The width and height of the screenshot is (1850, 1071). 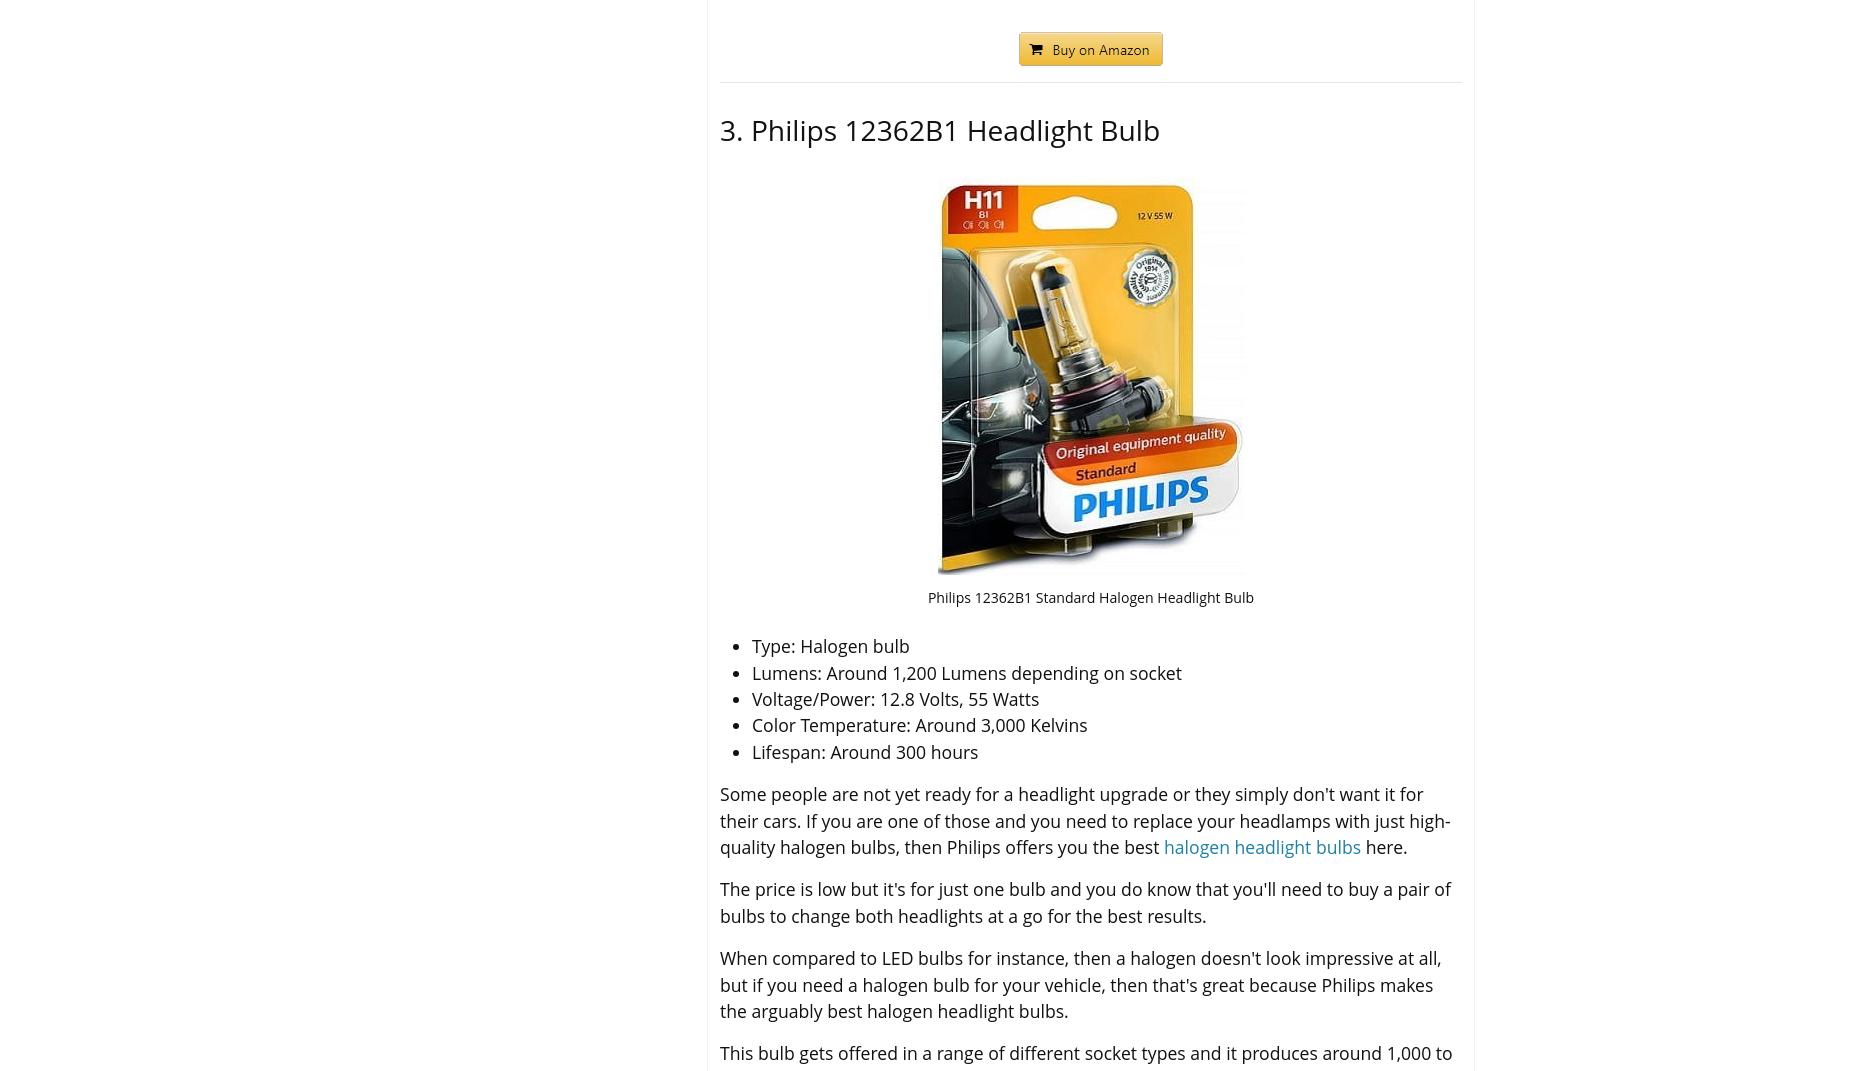 I want to click on 'Philips 12362B1 Standard Halogen Headlight Bulb', so click(x=1089, y=596).